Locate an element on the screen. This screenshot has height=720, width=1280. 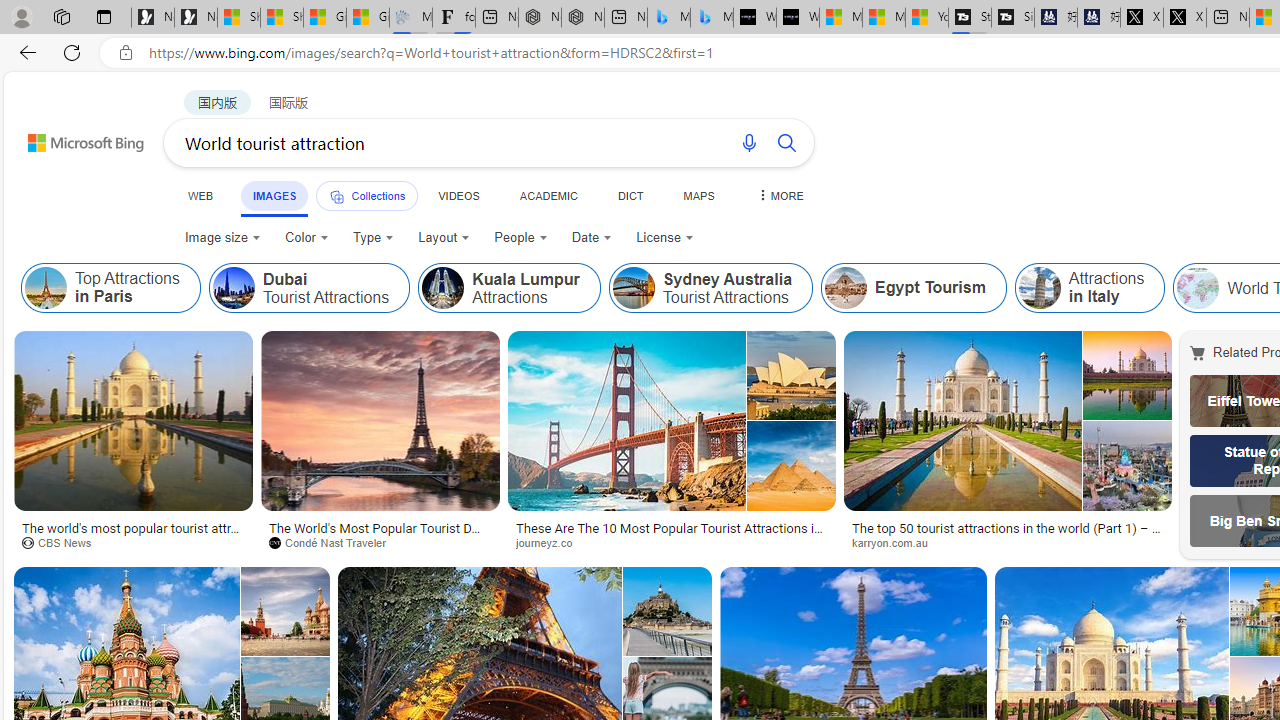
'Newsletter Sign Up' is located at coordinates (196, 17).